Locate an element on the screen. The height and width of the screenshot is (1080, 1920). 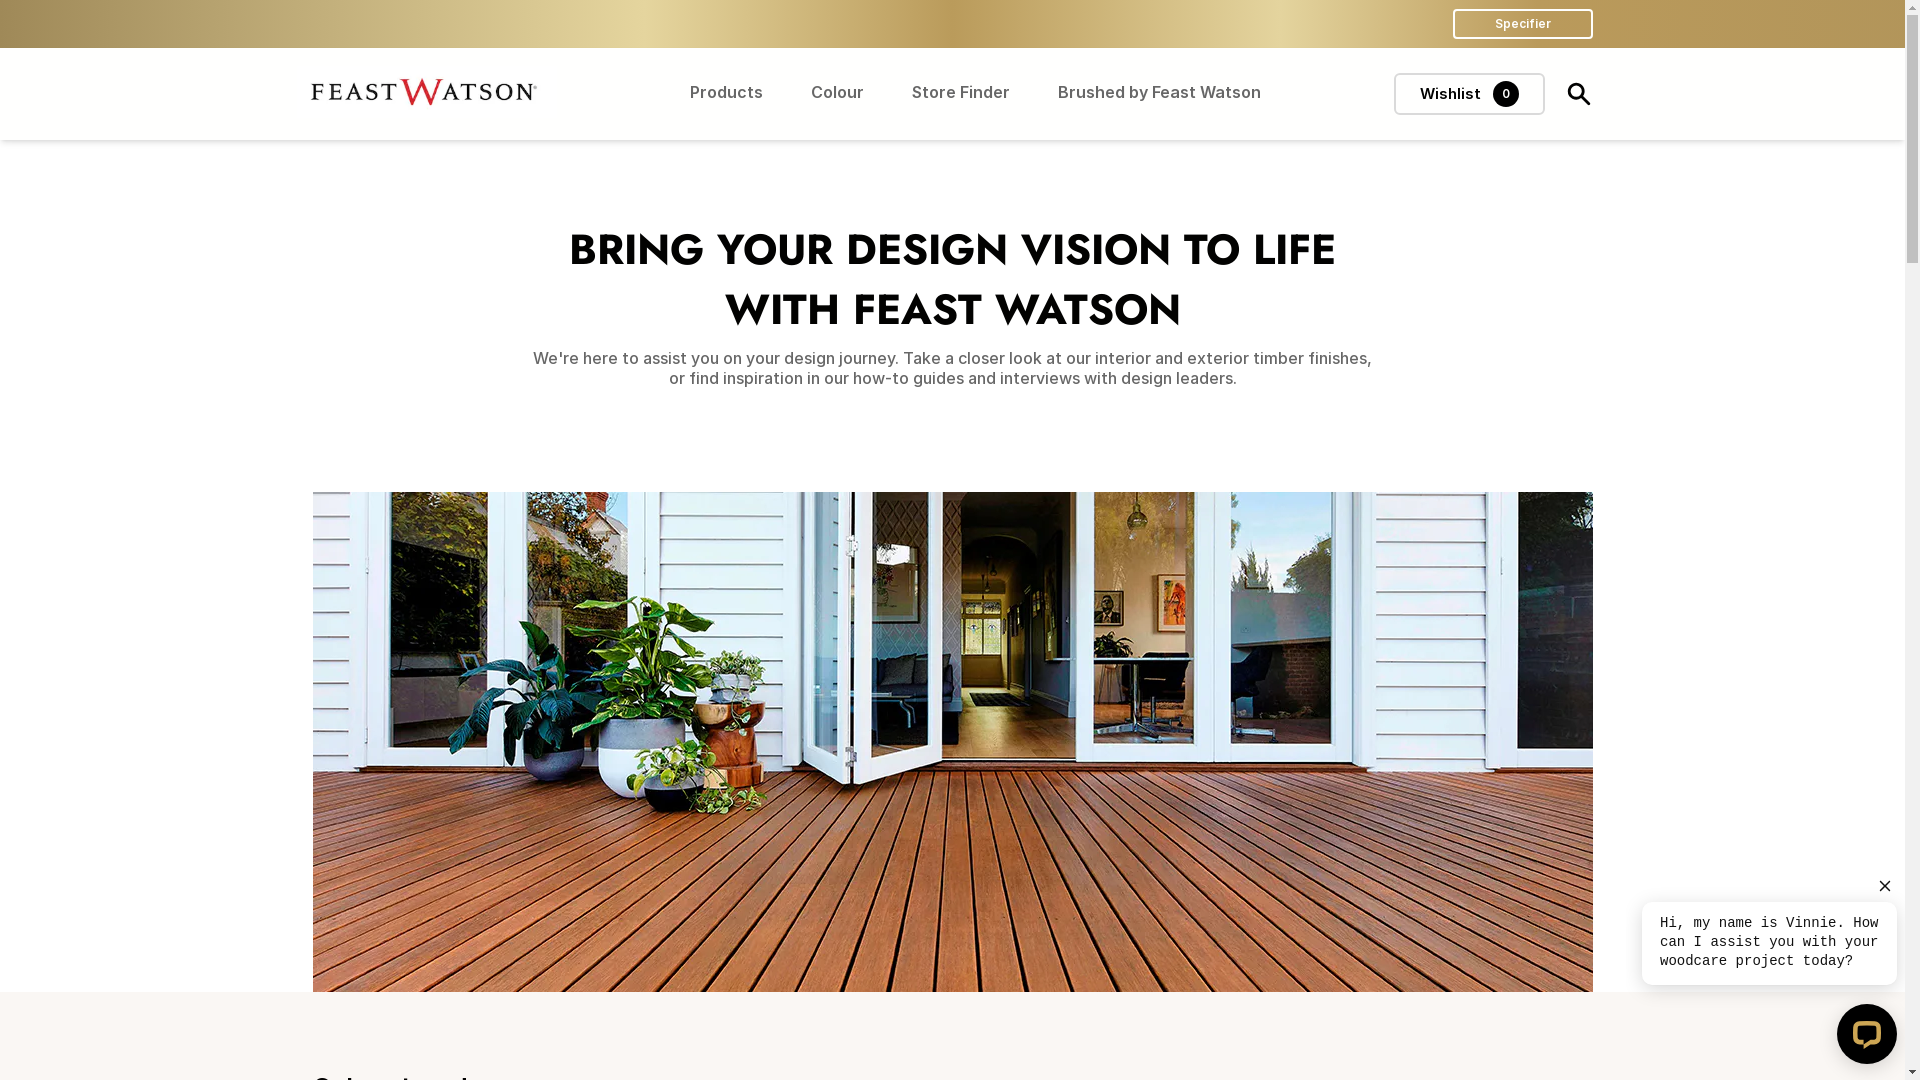
'Wishlist is located at coordinates (1469, 93).